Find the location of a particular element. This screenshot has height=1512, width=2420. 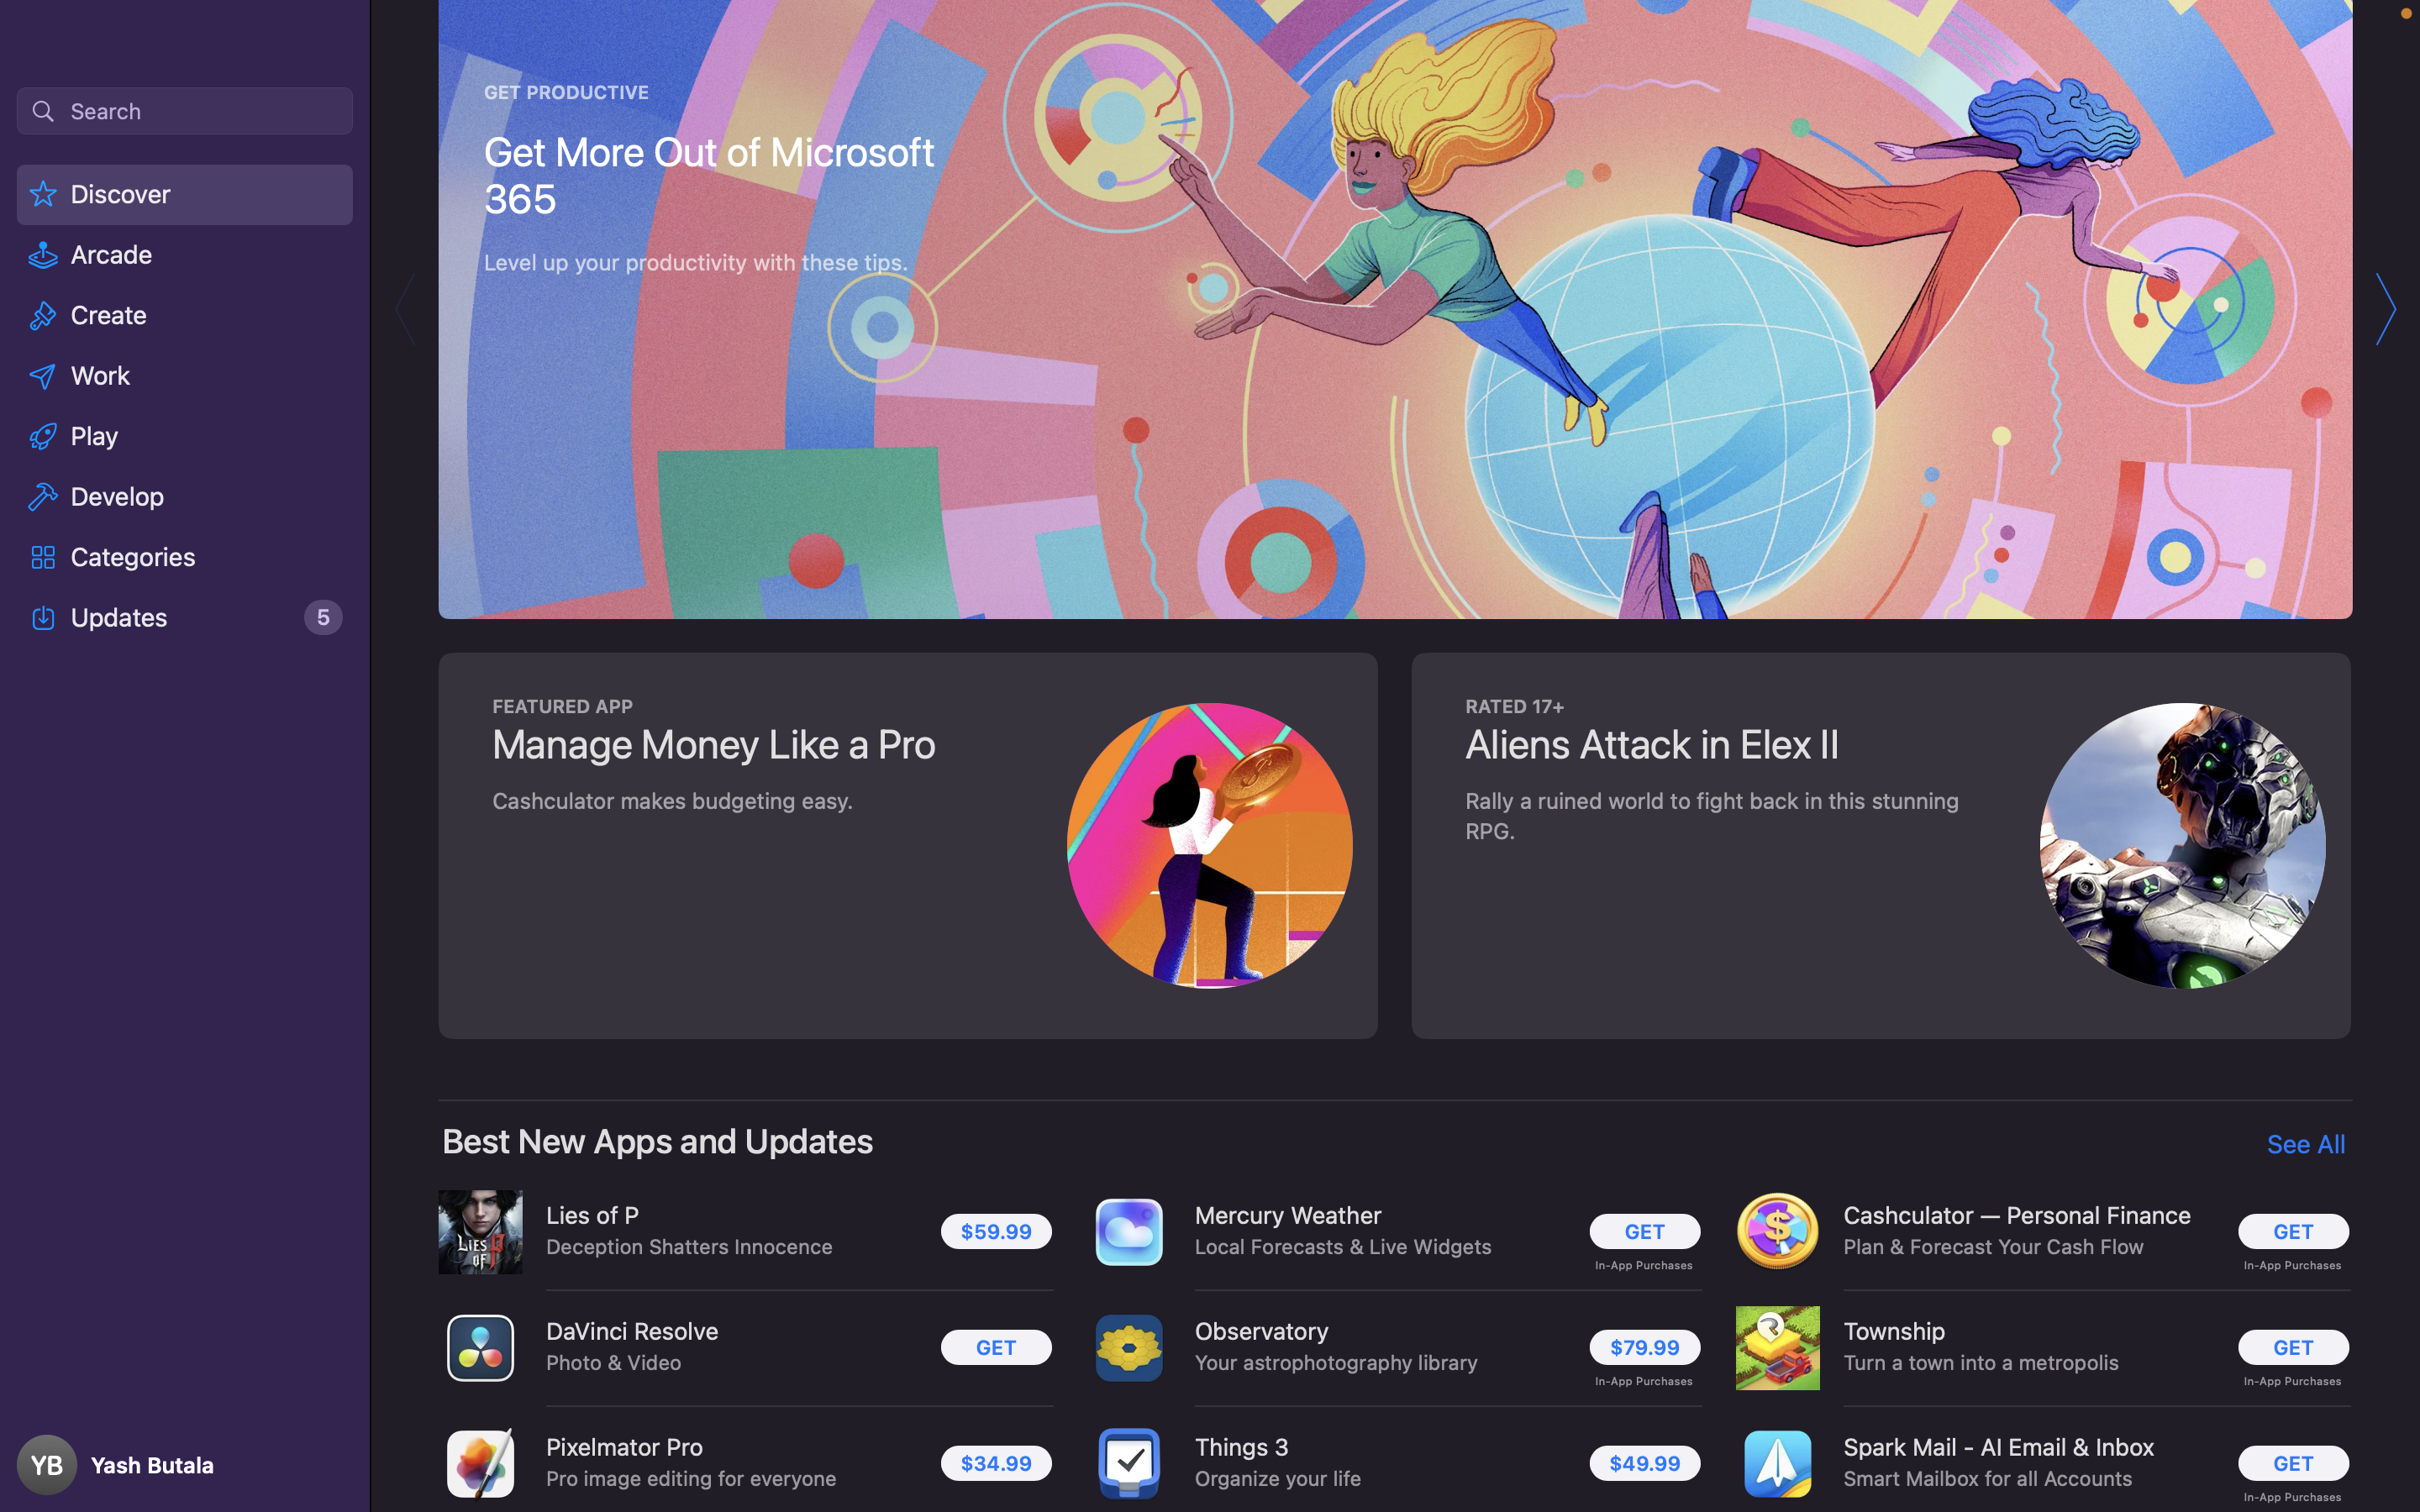

Go to the "Play" section is located at coordinates (185, 433).